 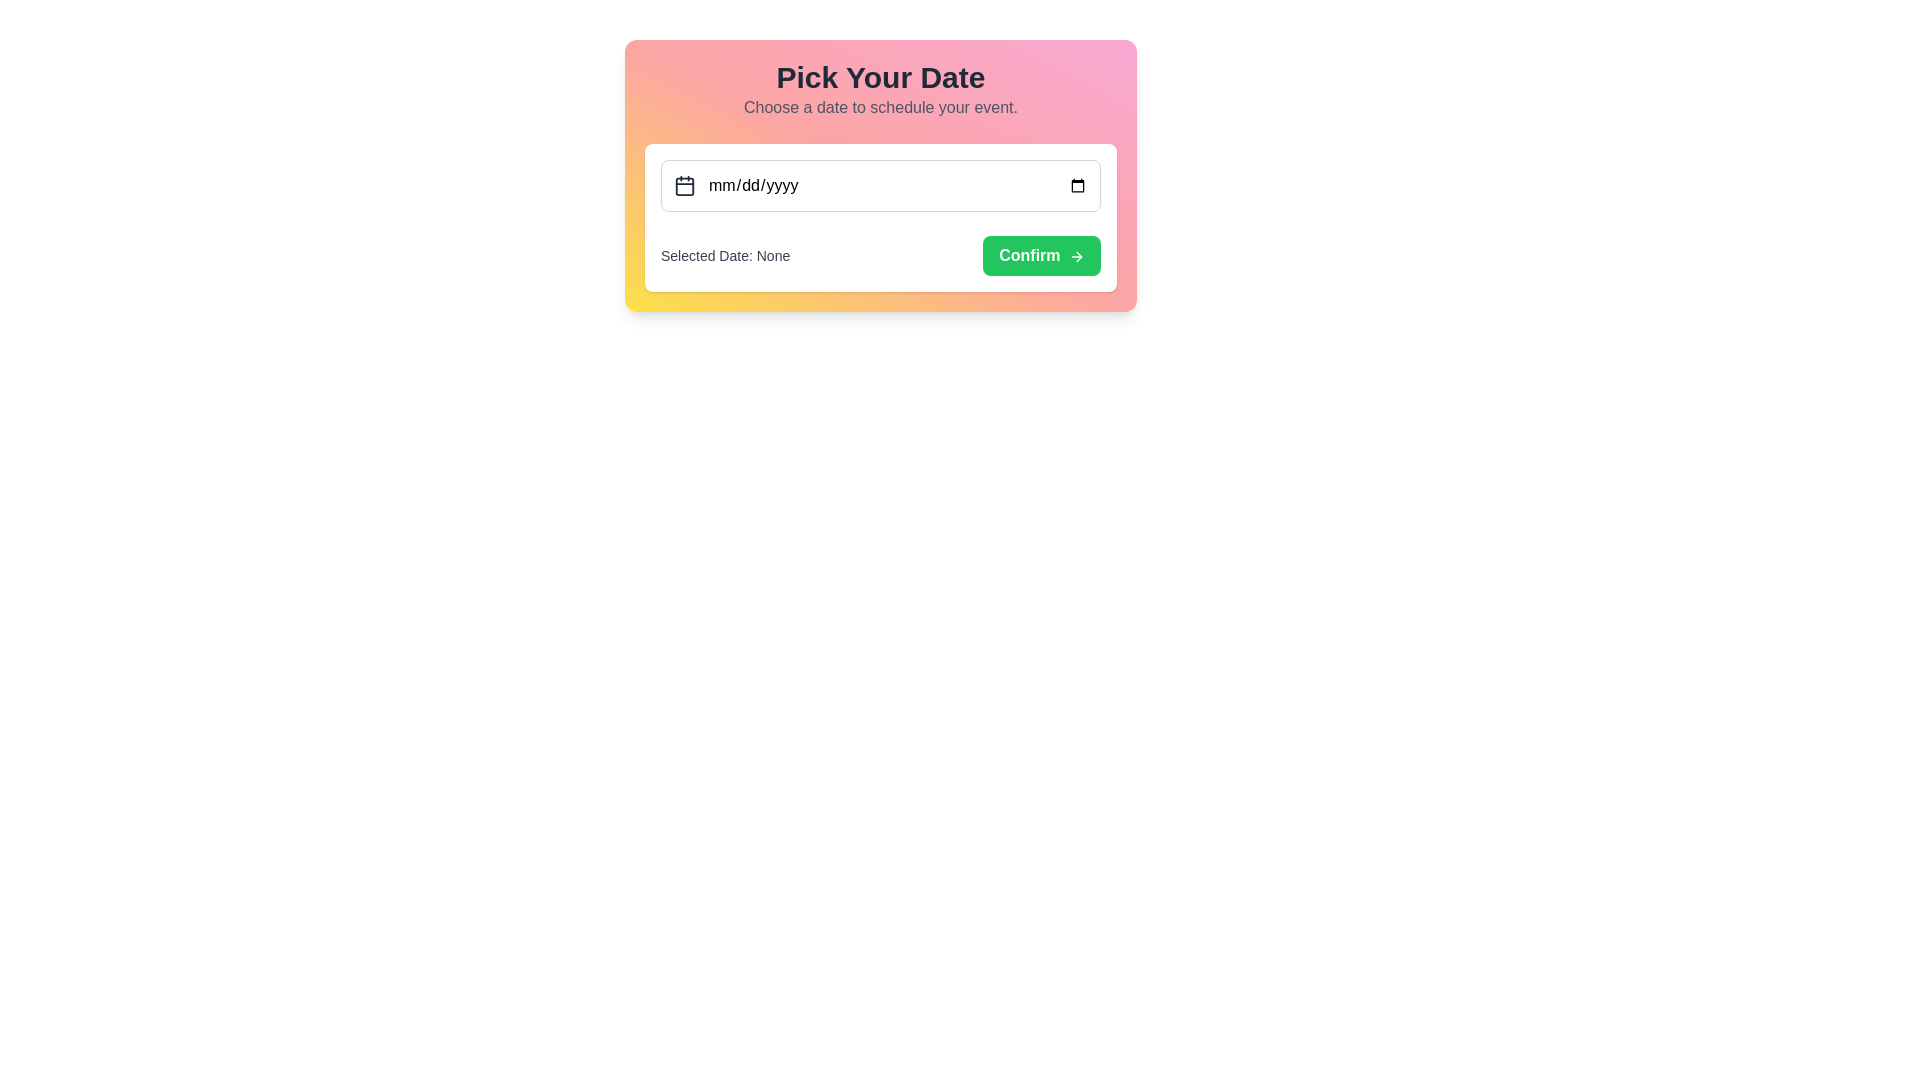 What do you see at coordinates (685, 186) in the screenshot?
I see `the main body of the calendar icon, which is the largest rectangular shape within the calendar icon located to the left of the date input field labeled 'mm/dd/yyyy'` at bounding box center [685, 186].